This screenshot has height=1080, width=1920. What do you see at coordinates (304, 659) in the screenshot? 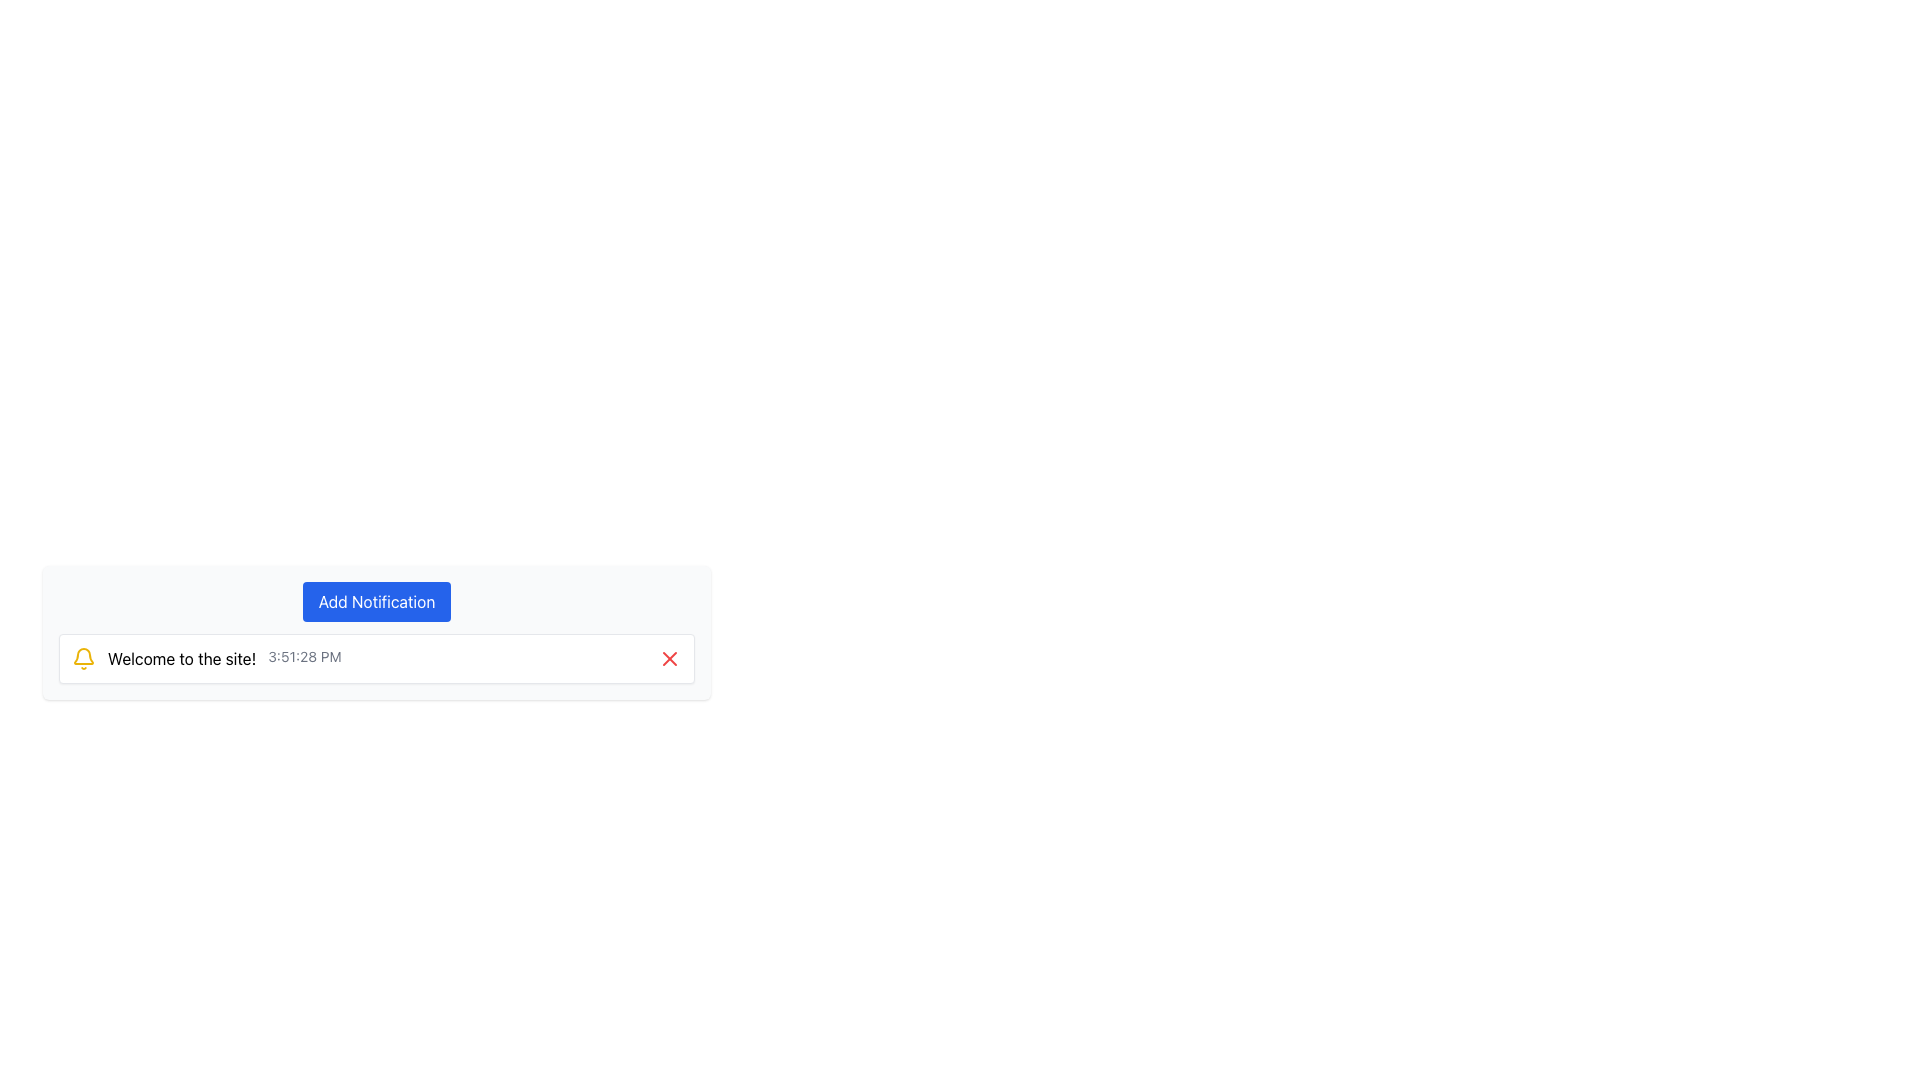
I see `the timestamp displaying '3:51:28 PM' in gray, located to the right of the message 'Welcome to the site!' in the notification bar` at bounding box center [304, 659].